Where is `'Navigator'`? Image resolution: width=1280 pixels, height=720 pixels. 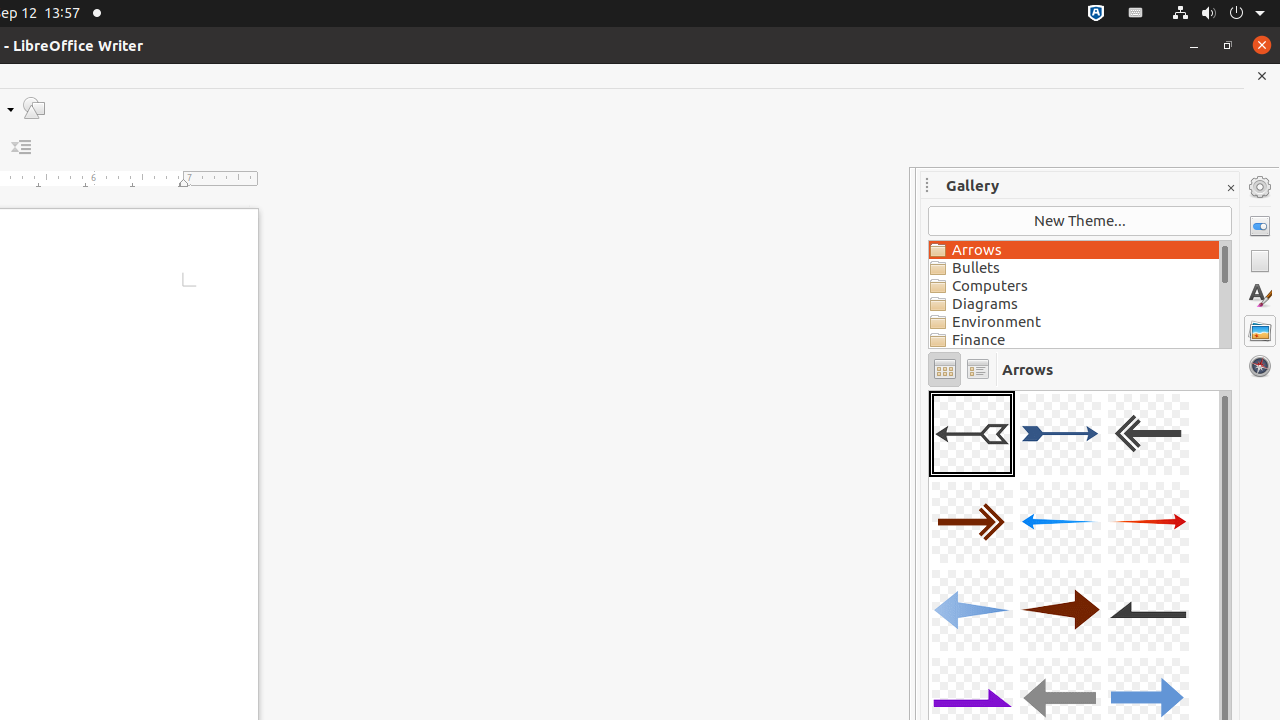 'Navigator' is located at coordinates (1259, 365).